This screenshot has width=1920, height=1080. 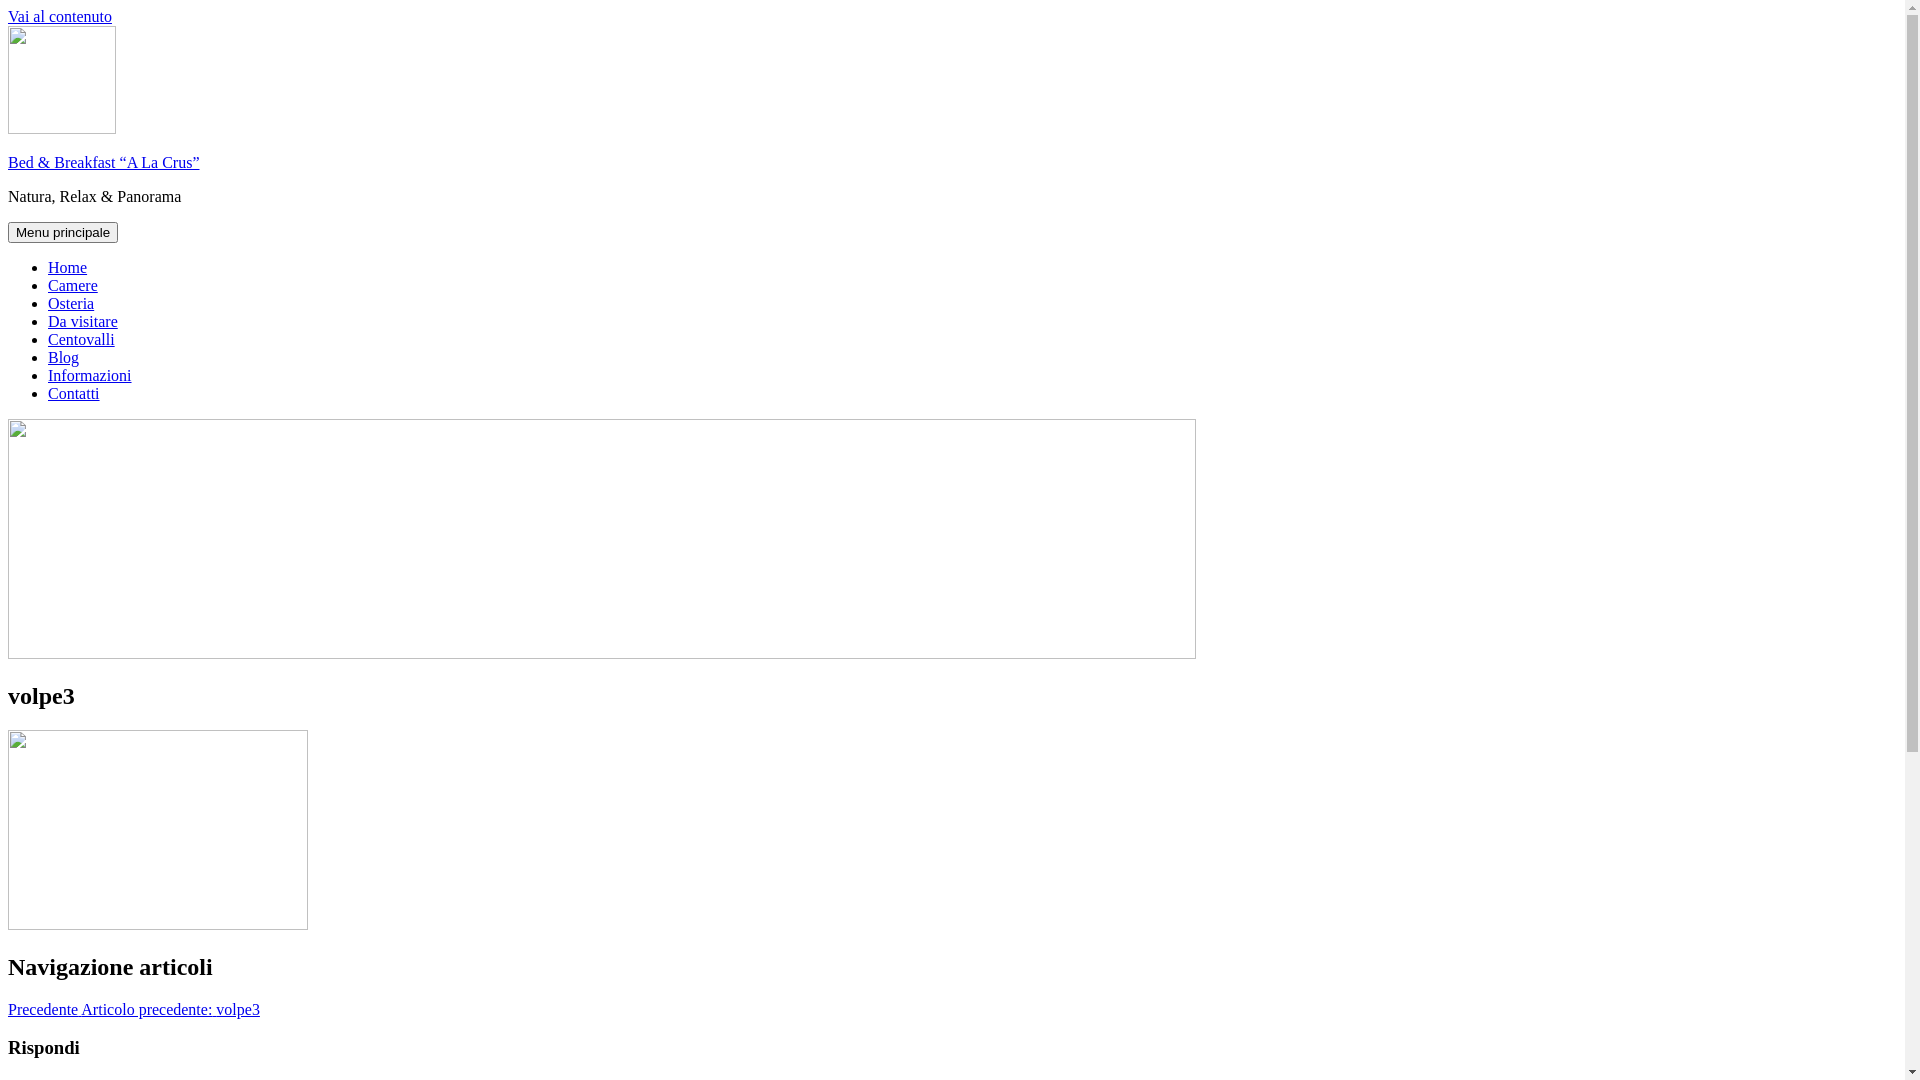 What do you see at coordinates (71, 303) in the screenshot?
I see `'Osteria'` at bounding box center [71, 303].